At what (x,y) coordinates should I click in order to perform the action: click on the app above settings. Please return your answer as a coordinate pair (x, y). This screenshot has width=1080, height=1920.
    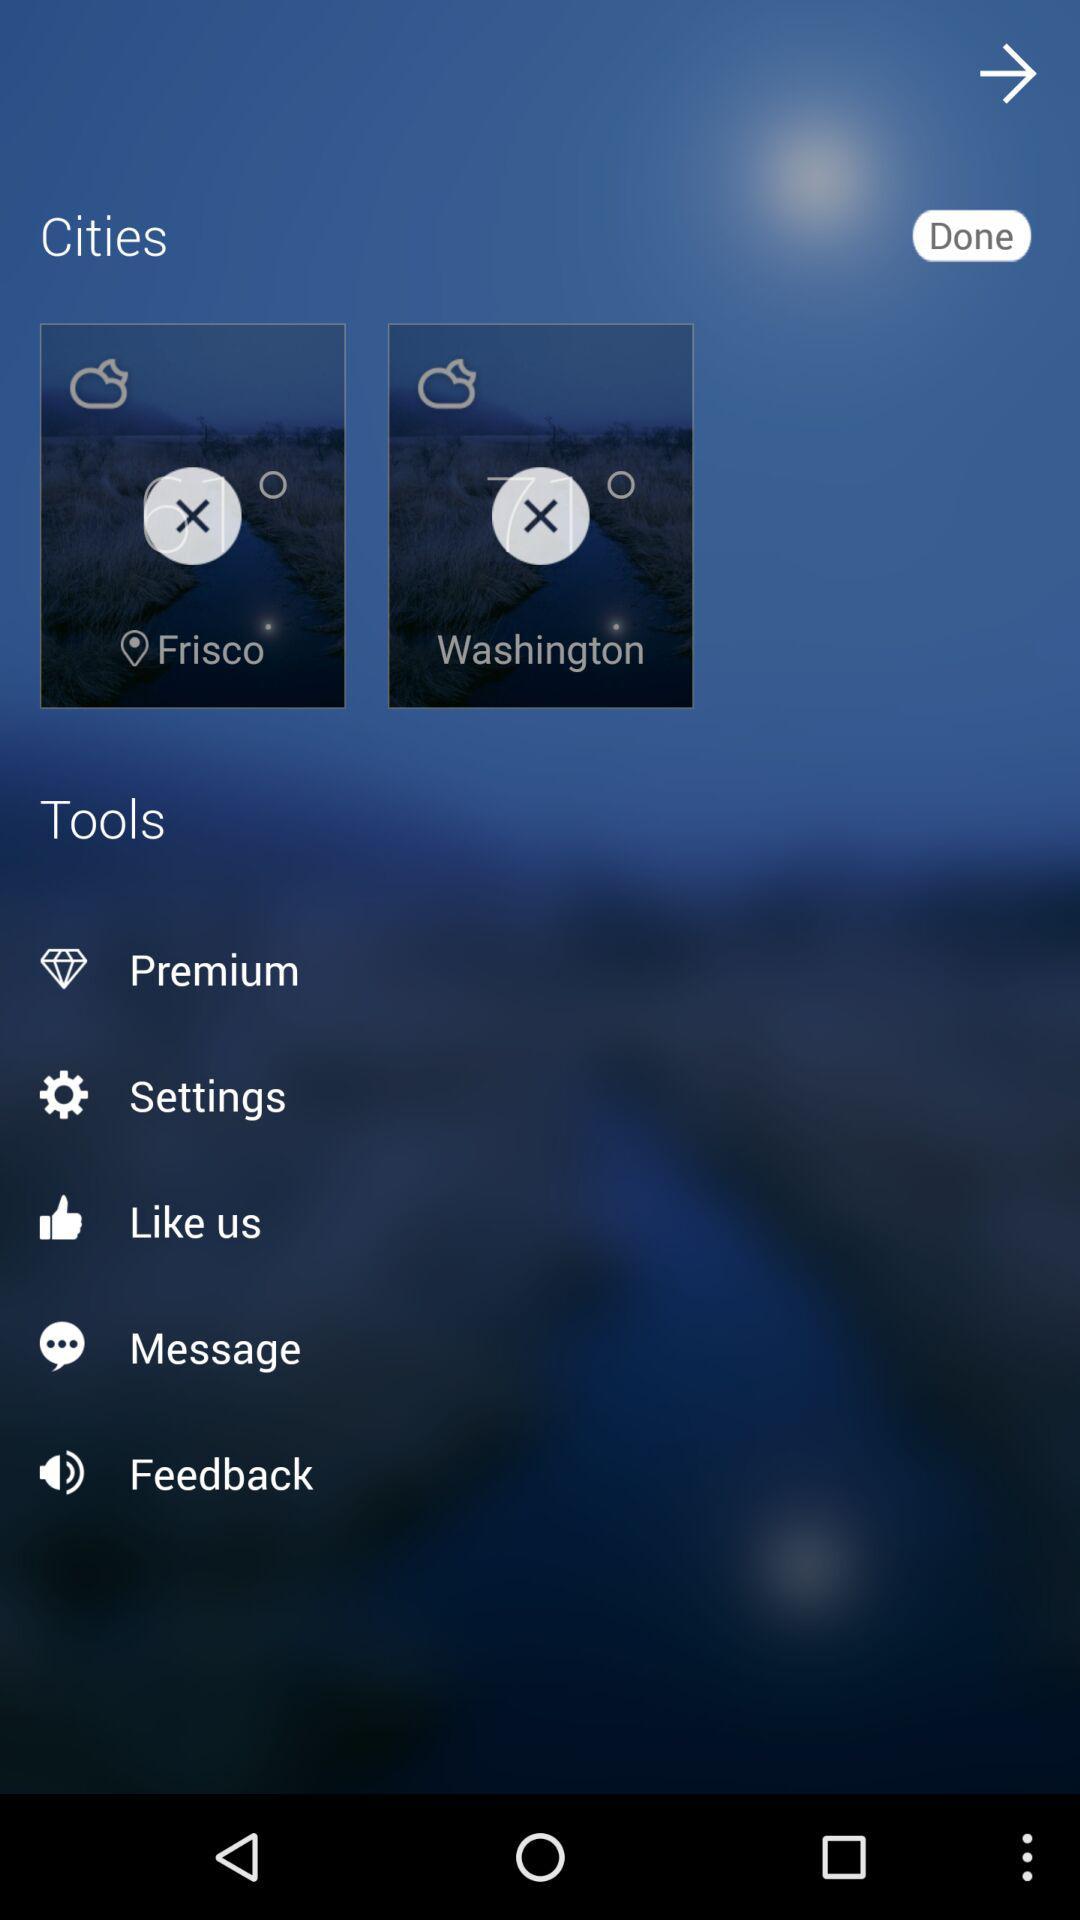
    Looking at the image, I should click on (540, 969).